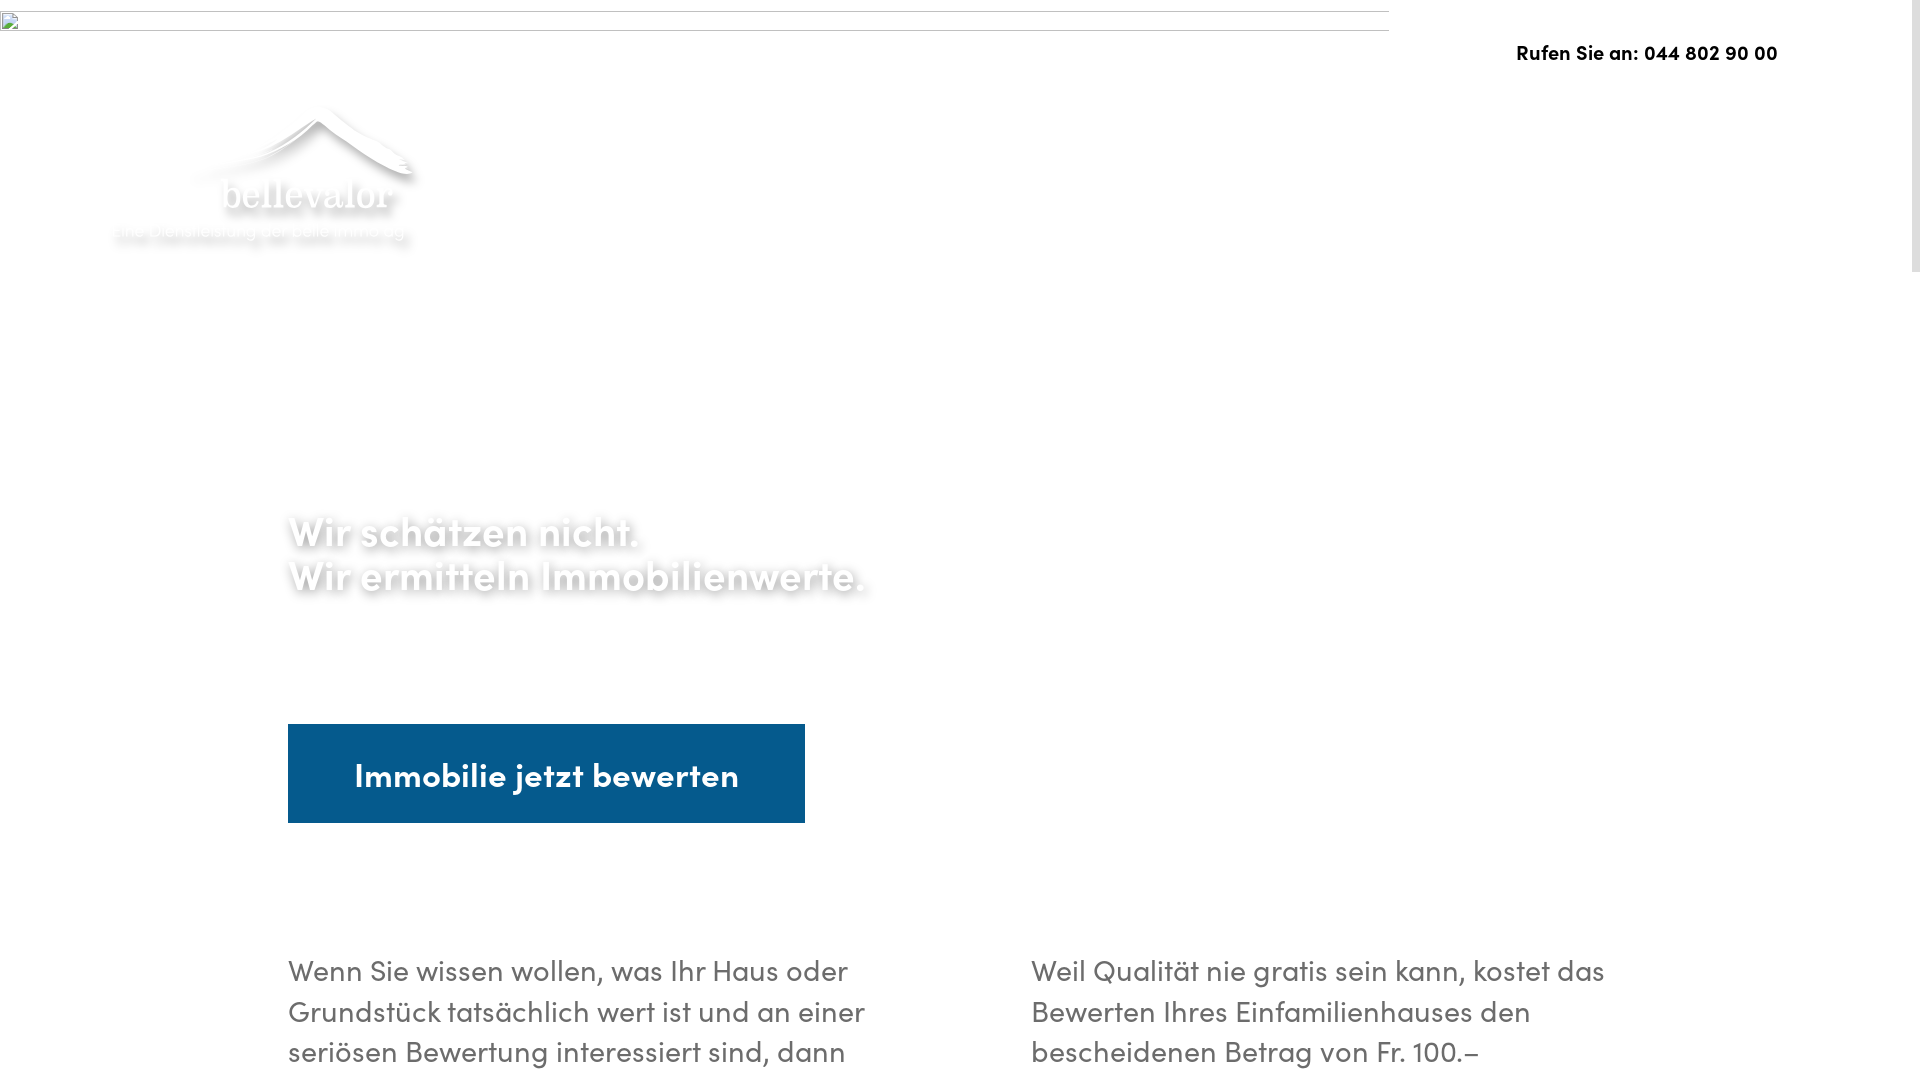  What do you see at coordinates (546, 772) in the screenshot?
I see `'Immobilie jetzt bewerten'` at bounding box center [546, 772].